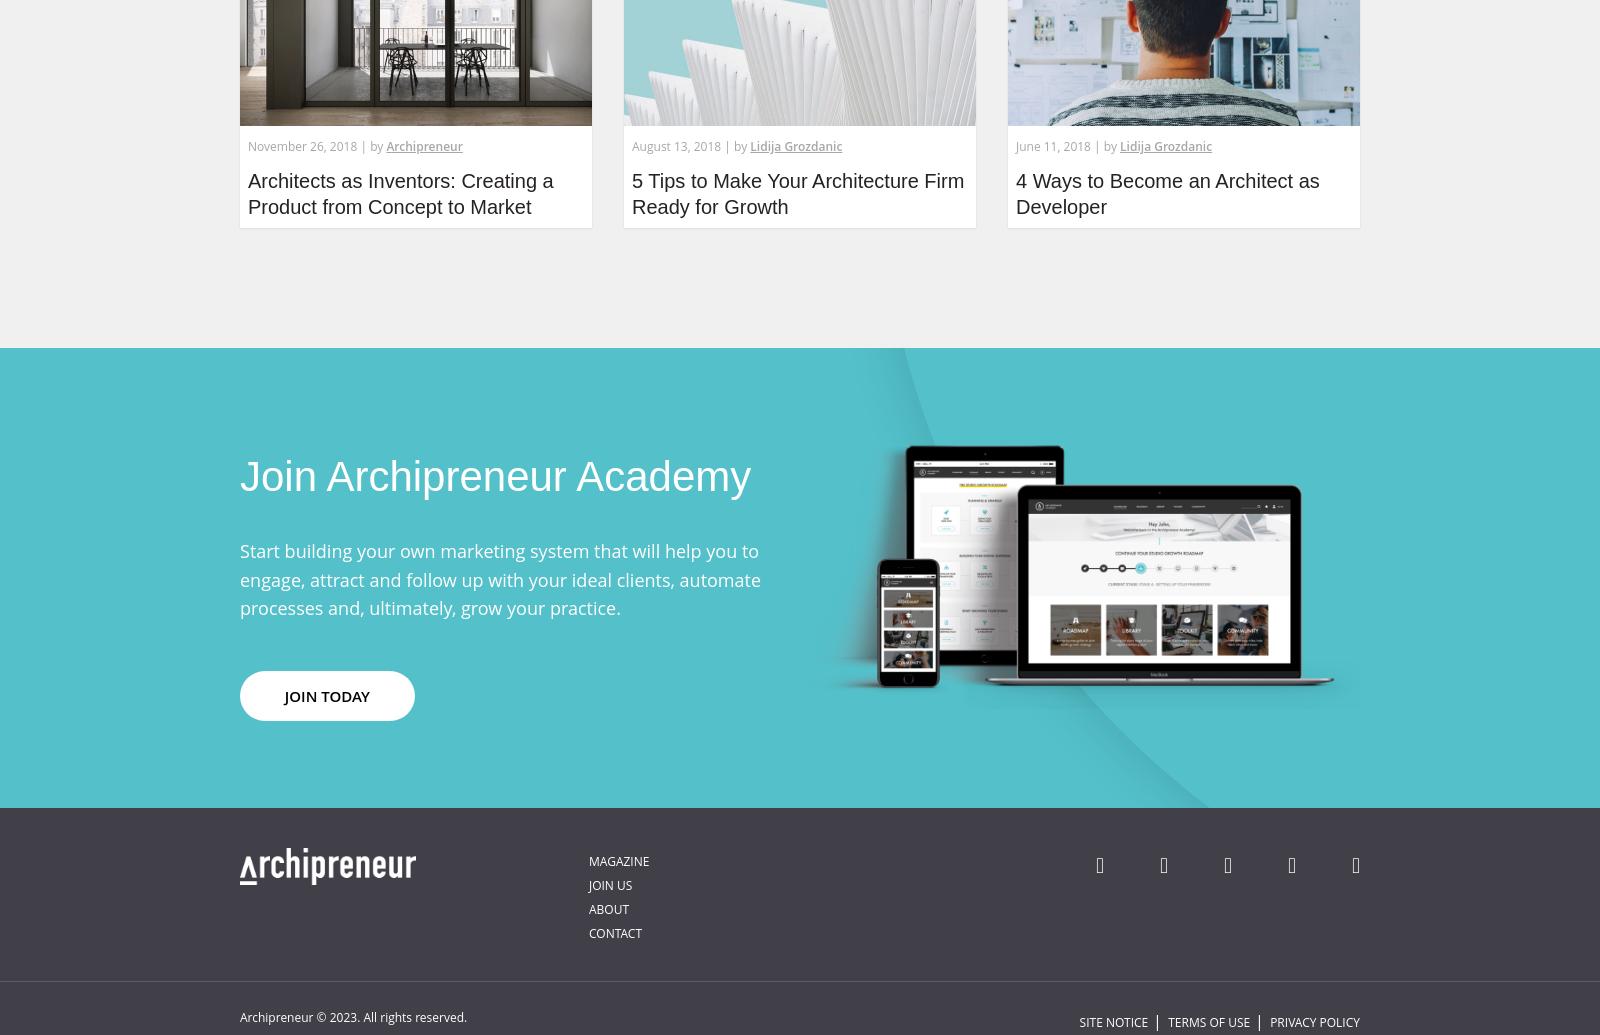  What do you see at coordinates (587, 859) in the screenshot?
I see `'Magazine'` at bounding box center [587, 859].